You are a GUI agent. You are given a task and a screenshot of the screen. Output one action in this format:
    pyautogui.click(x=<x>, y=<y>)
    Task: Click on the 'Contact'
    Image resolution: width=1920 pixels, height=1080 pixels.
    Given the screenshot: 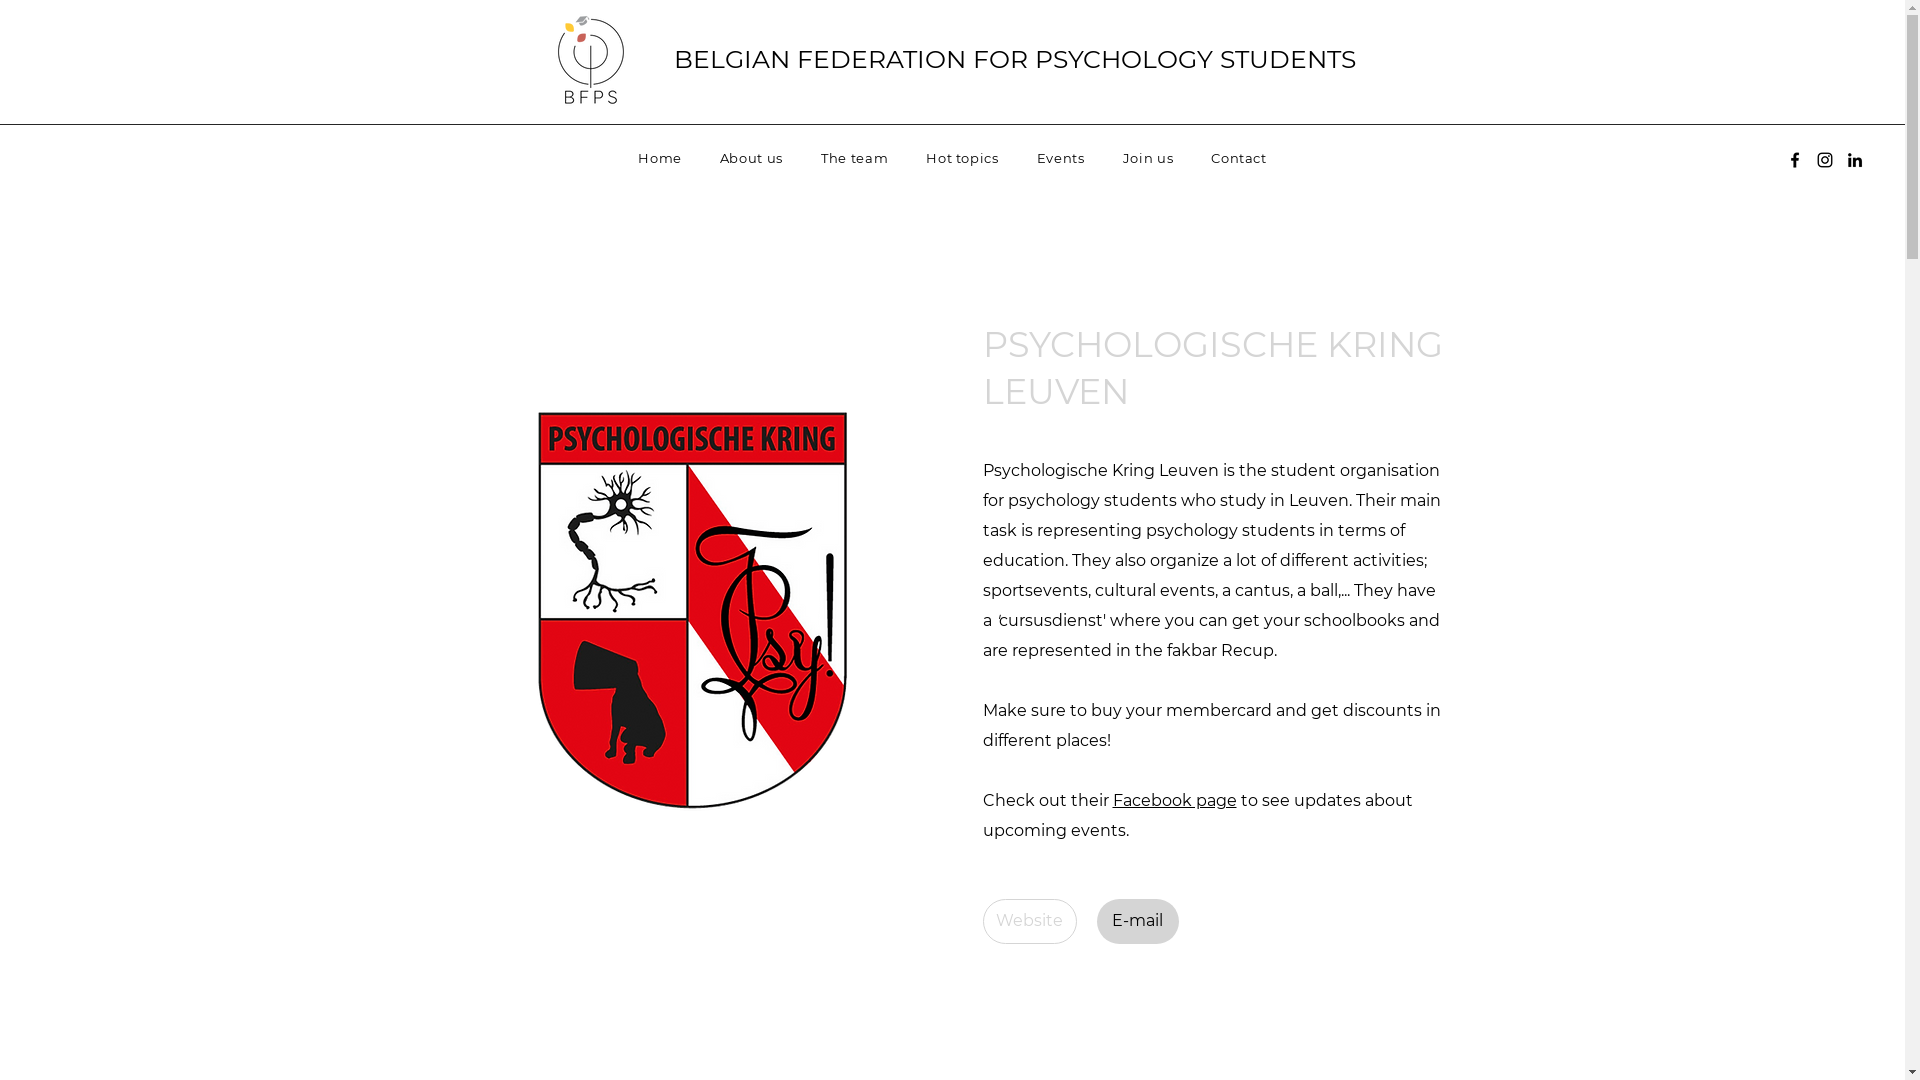 What is the action you would take?
    pyautogui.click(x=1237, y=157)
    